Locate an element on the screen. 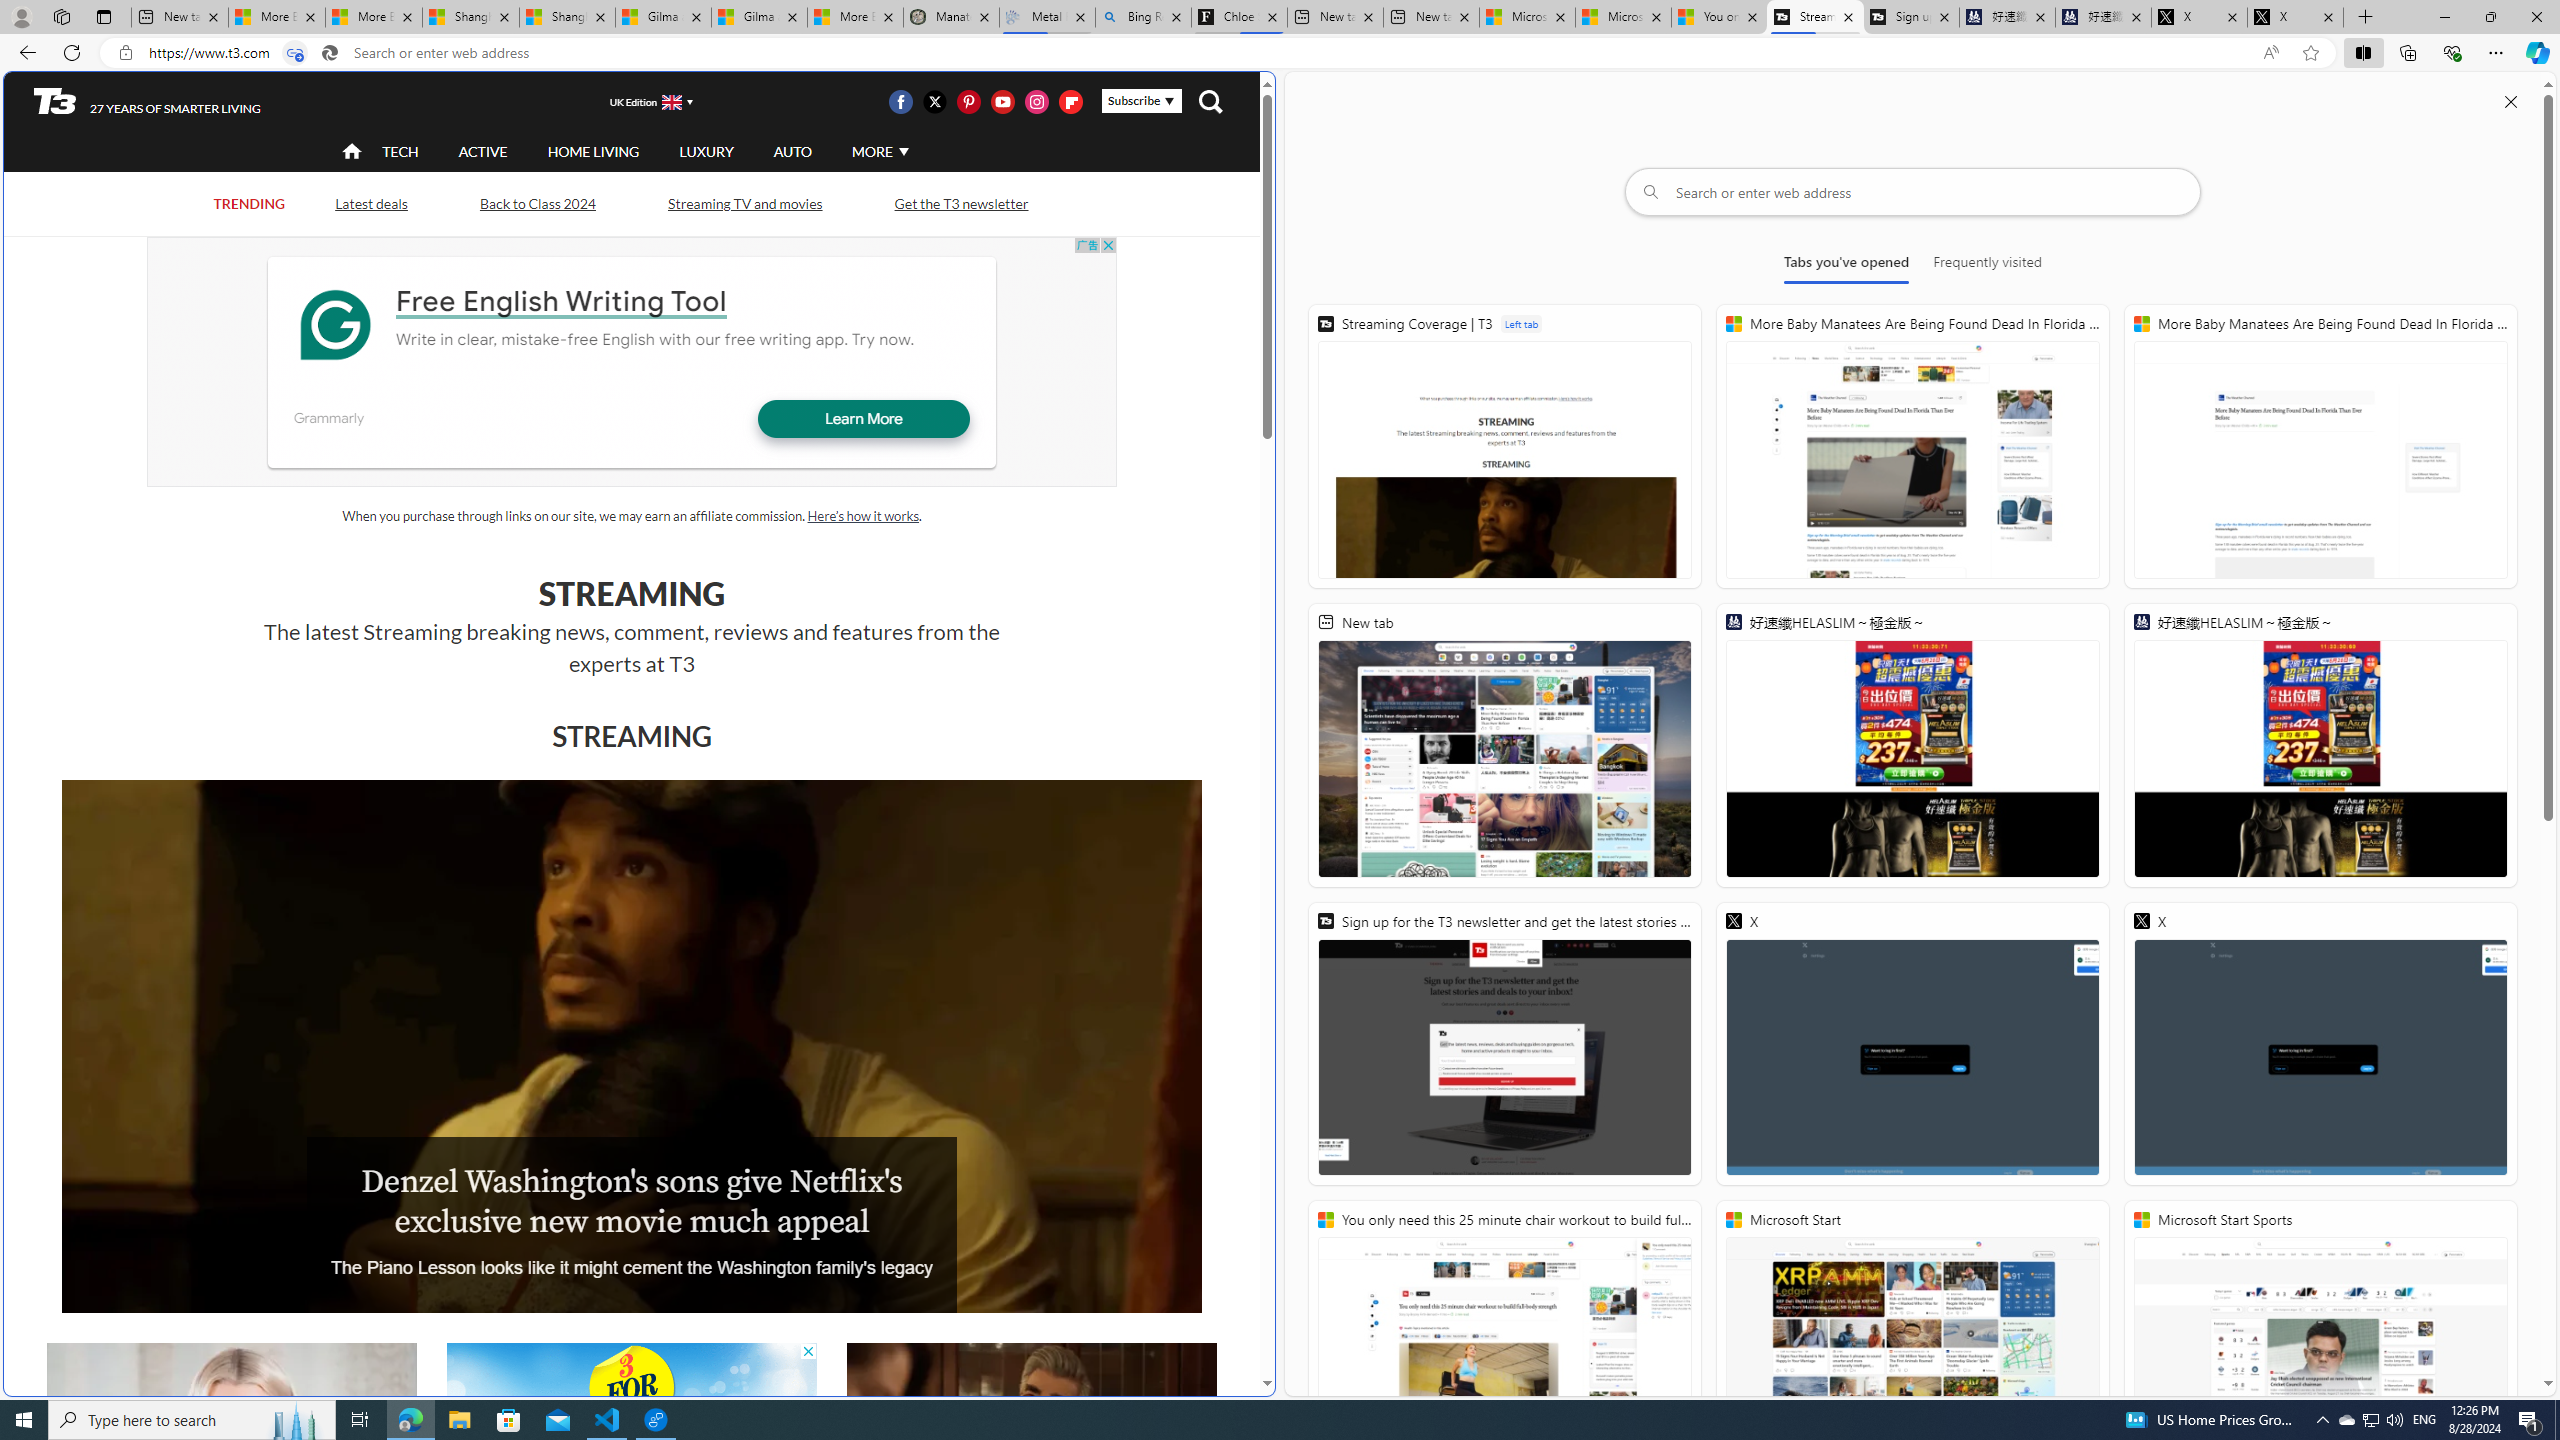 Image resolution: width=2560 pixels, height=1440 pixels. 'MORE ' is located at coordinates (877, 150).